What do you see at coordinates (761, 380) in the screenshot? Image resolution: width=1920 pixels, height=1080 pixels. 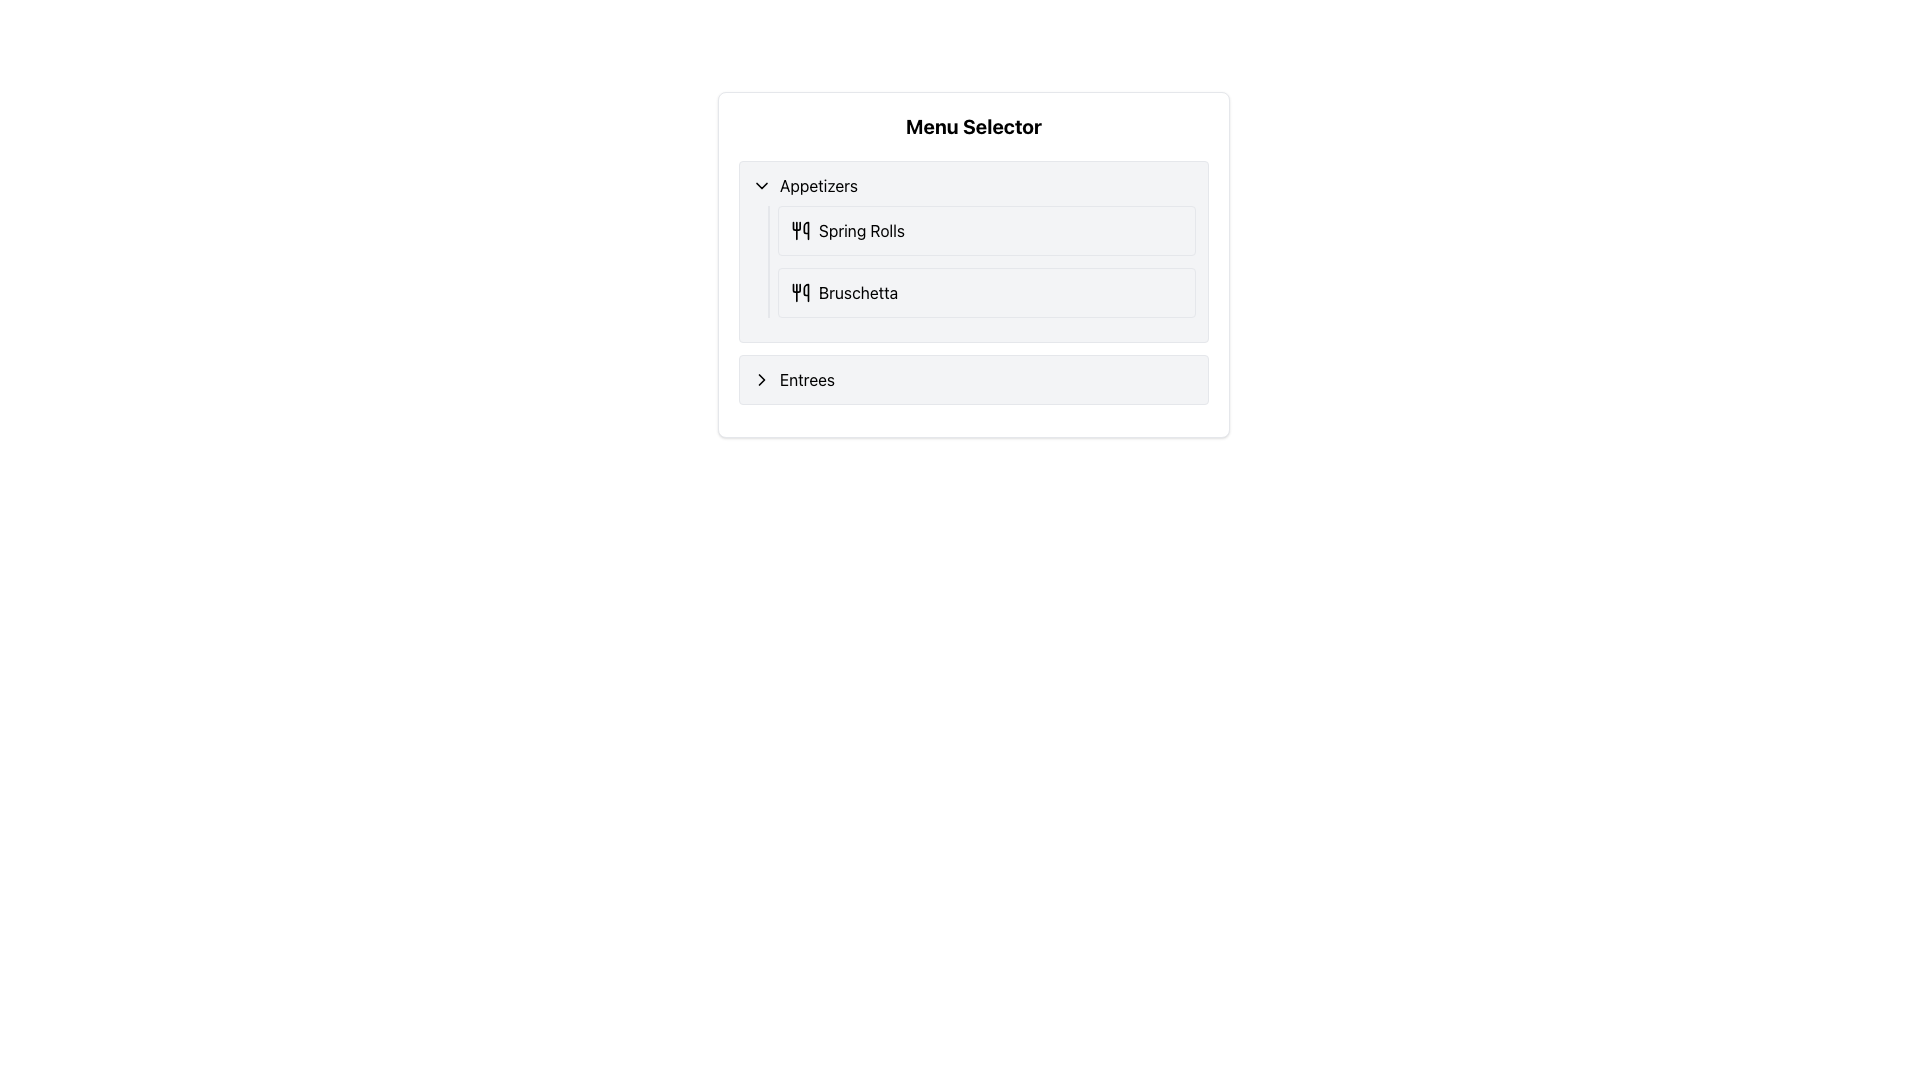 I see `the right-pointing chevron icon with a thin black stroke located to the left of the text 'Entrees' in the menu interface` at bounding box center [761, 380].